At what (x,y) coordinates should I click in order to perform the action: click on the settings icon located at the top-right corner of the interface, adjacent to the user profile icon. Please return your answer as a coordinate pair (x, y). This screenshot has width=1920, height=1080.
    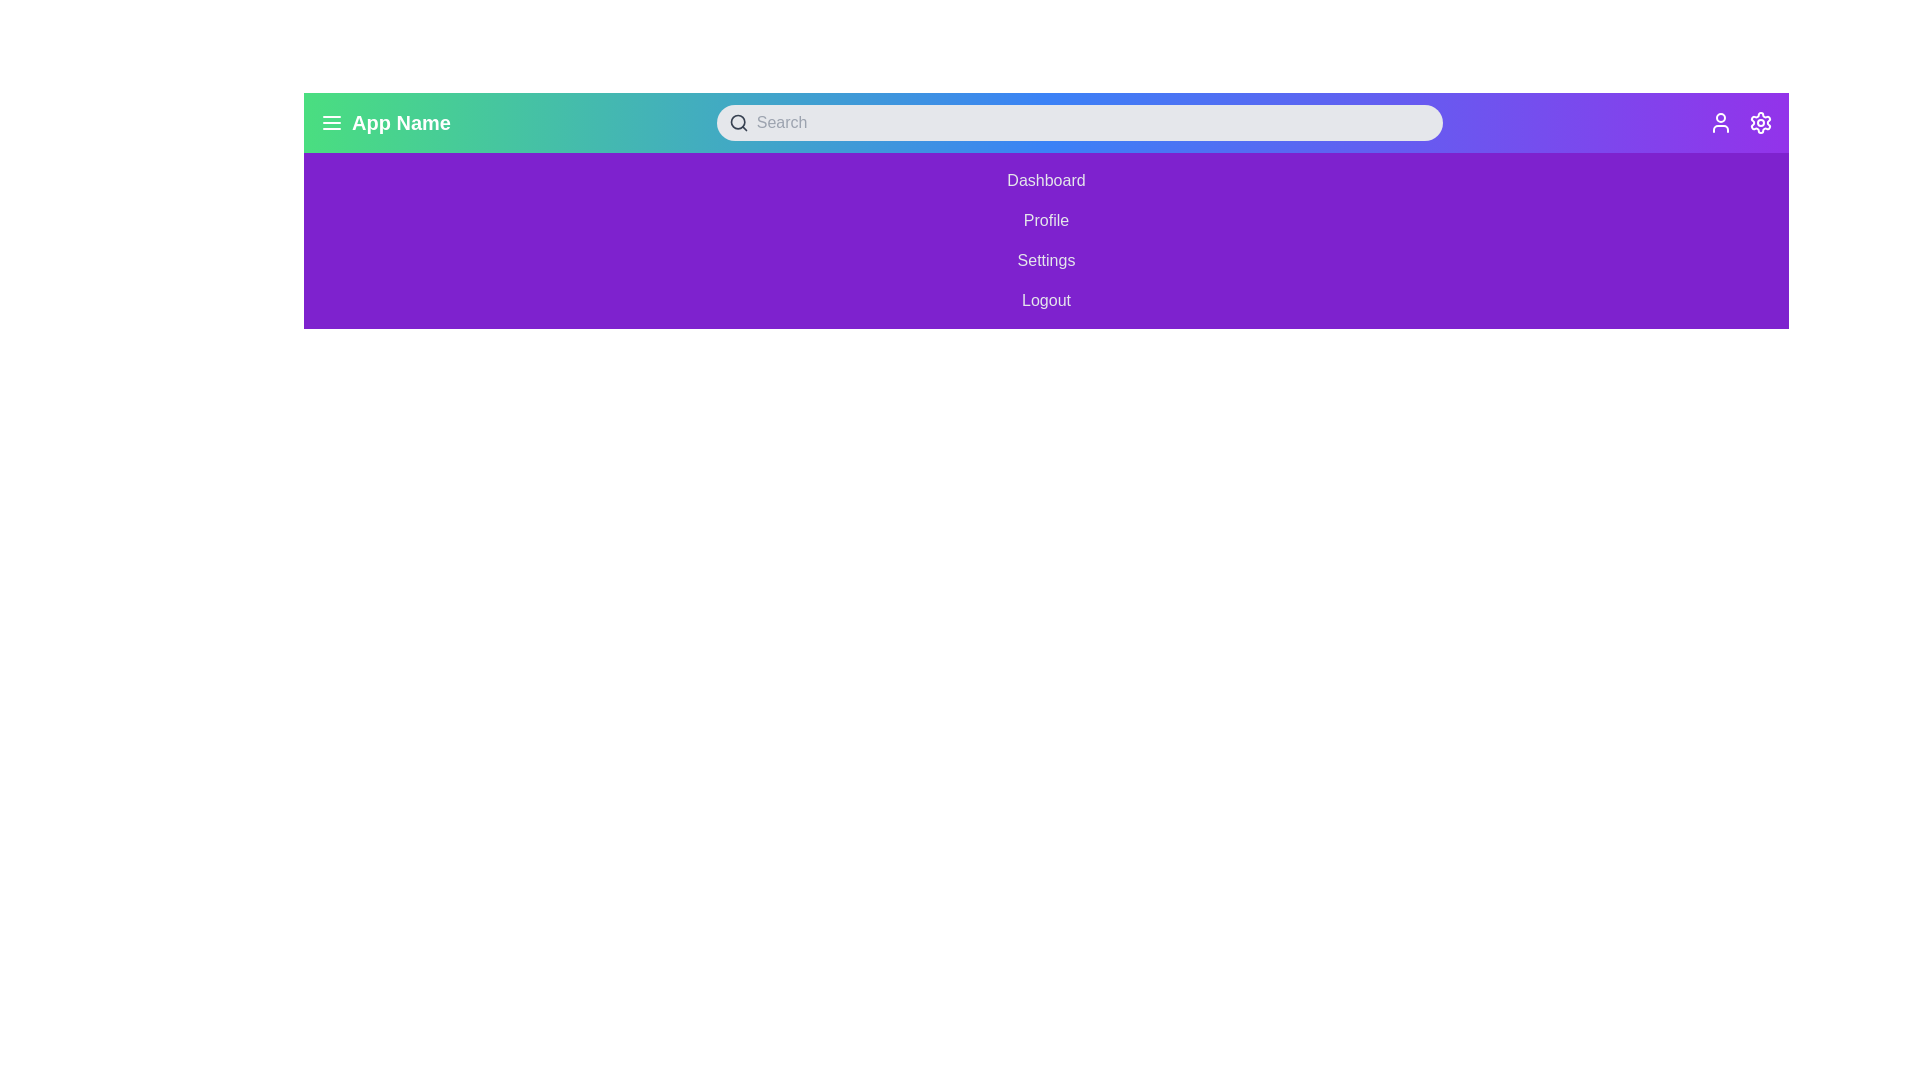
    Looking at the image, I should click on (1761, 123).